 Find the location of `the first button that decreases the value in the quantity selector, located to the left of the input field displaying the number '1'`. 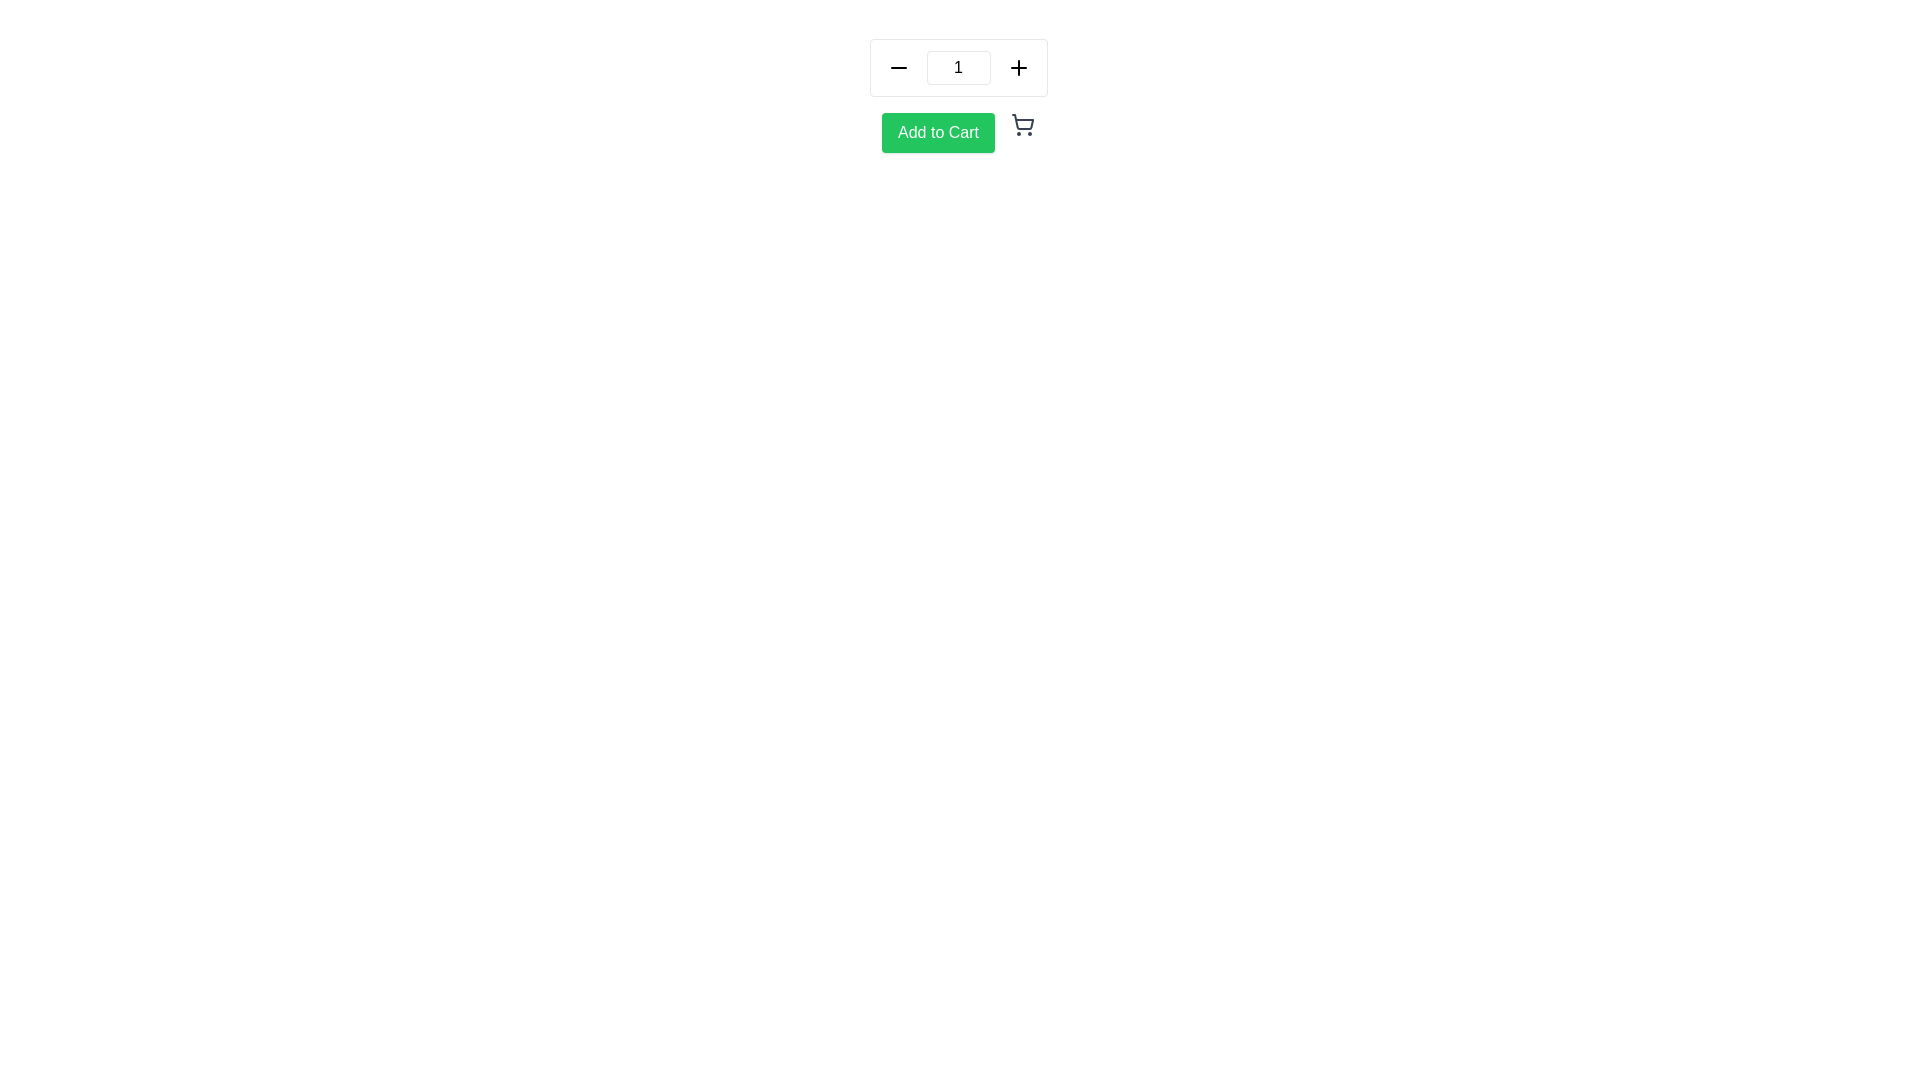

the first button that decreases the value in the quantity selector, located to the left of the input field displaying the number '1' is located at coordinates (897, 67).